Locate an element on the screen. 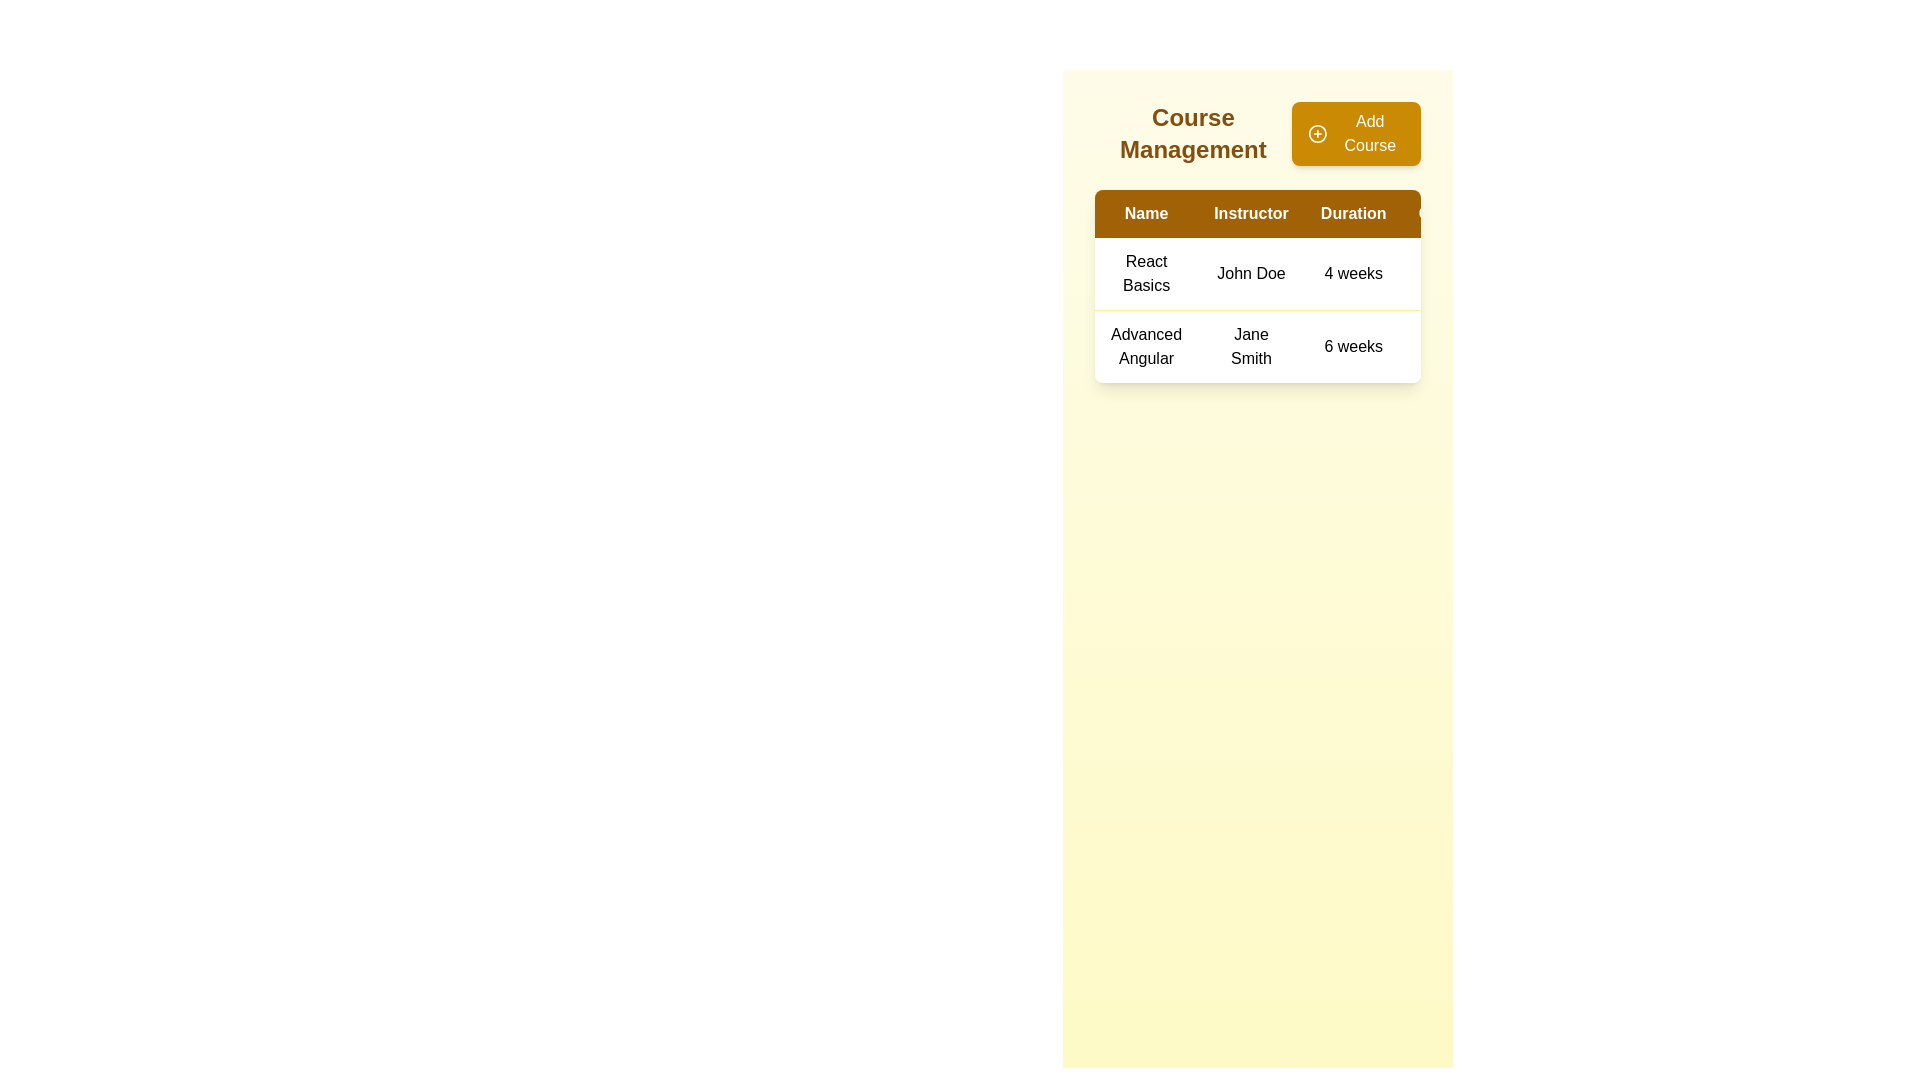 This screenshot has height=1080, width=1920. the table header row which has a golden-yellow background and white text, containing column labels like 'Name', 'Instructor', 'Duration', 'Capacity', and 'Actions' is located at coordinates (1343, 213).